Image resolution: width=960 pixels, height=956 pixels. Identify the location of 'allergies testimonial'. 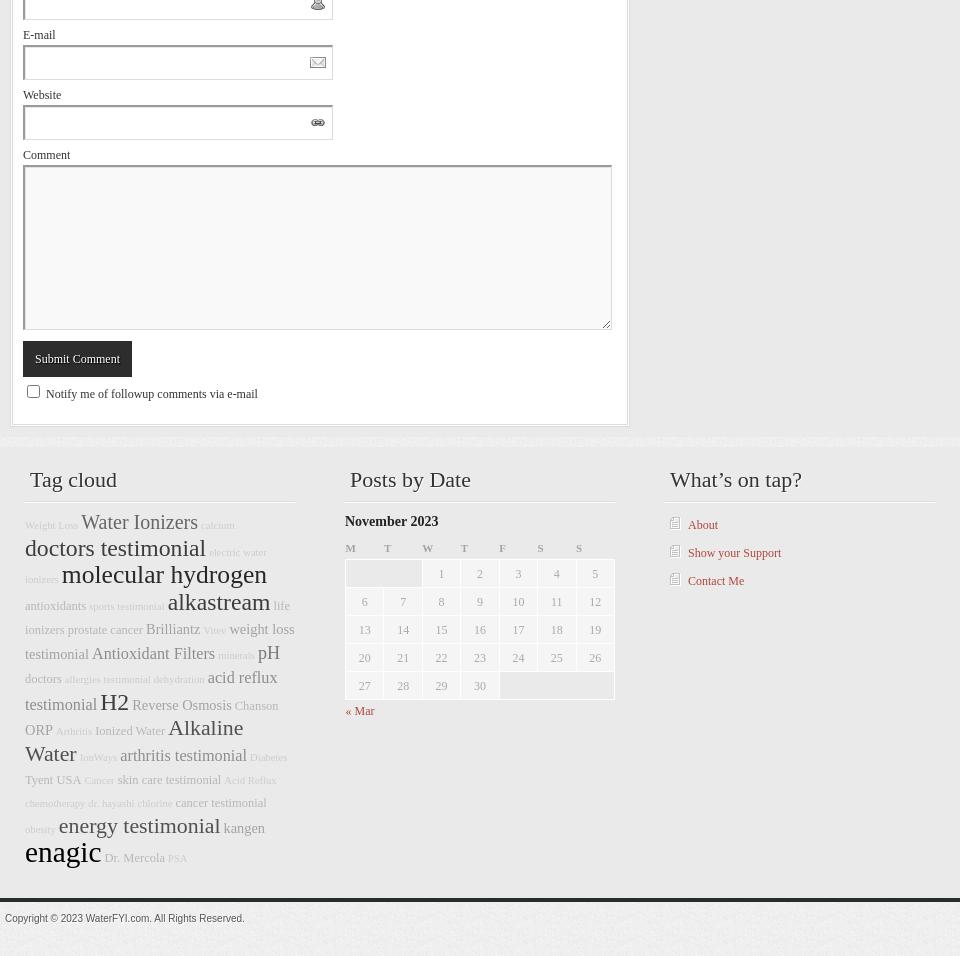
(107, 679).